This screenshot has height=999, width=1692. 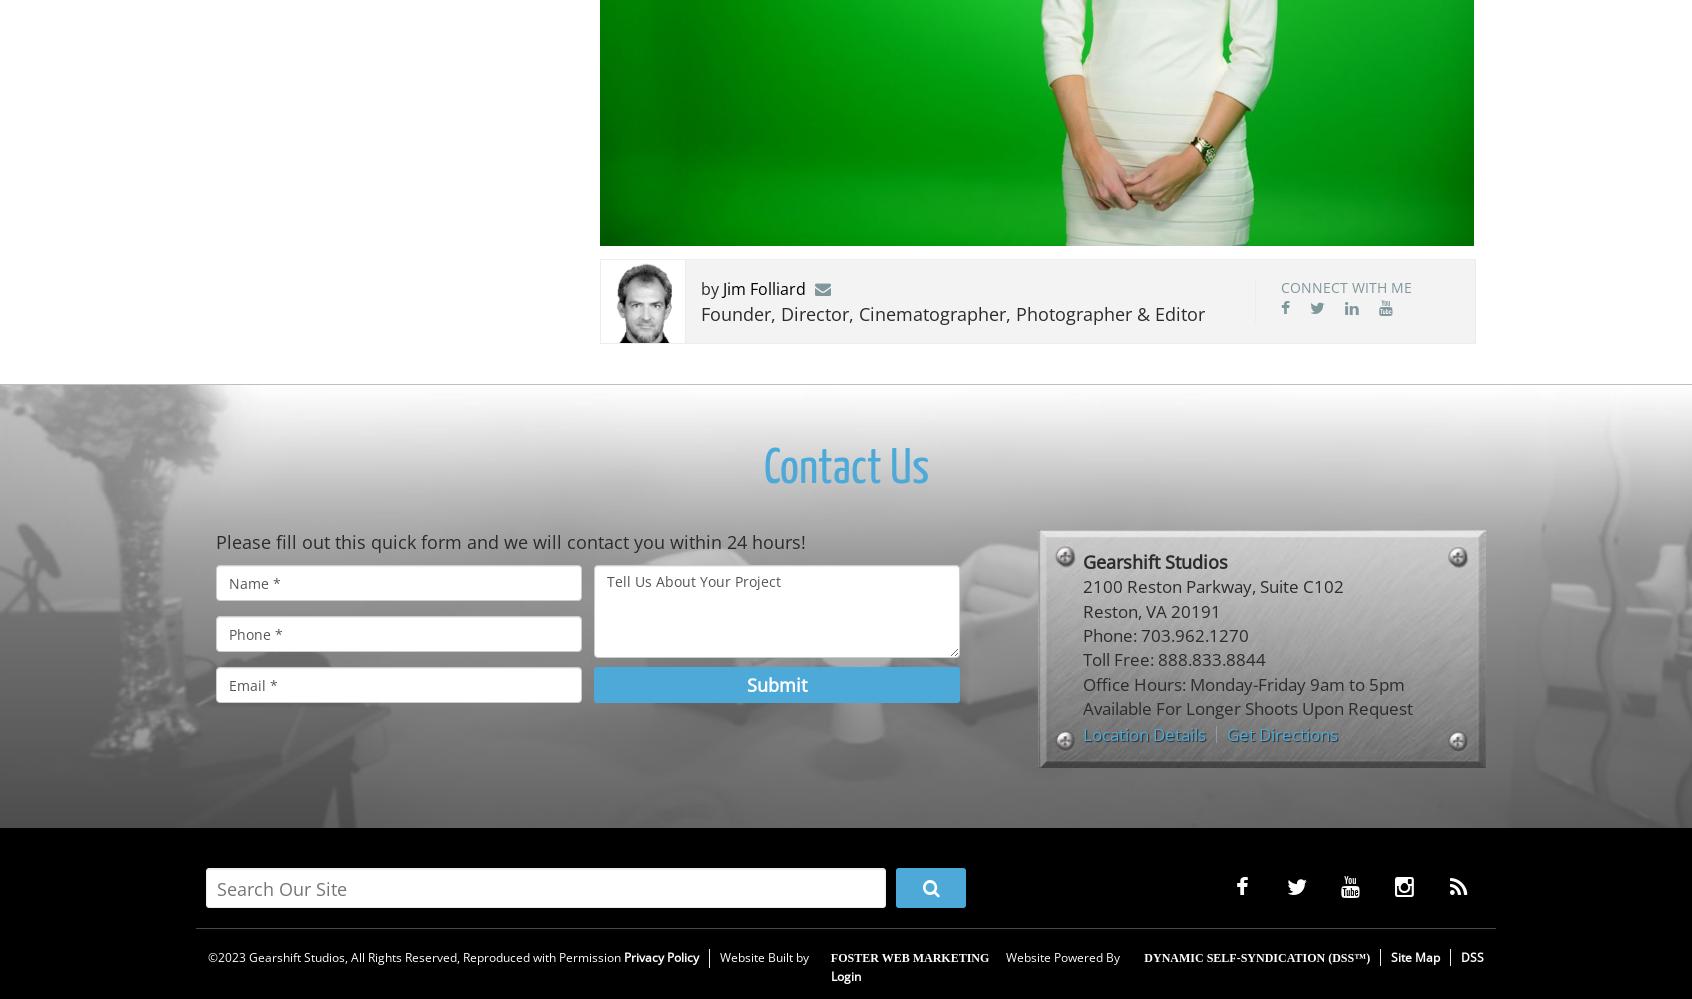 What do you see at coordinates (1109, 610) in the screenshot?
I see `'Reston'` at bounding box center [1109, 610].